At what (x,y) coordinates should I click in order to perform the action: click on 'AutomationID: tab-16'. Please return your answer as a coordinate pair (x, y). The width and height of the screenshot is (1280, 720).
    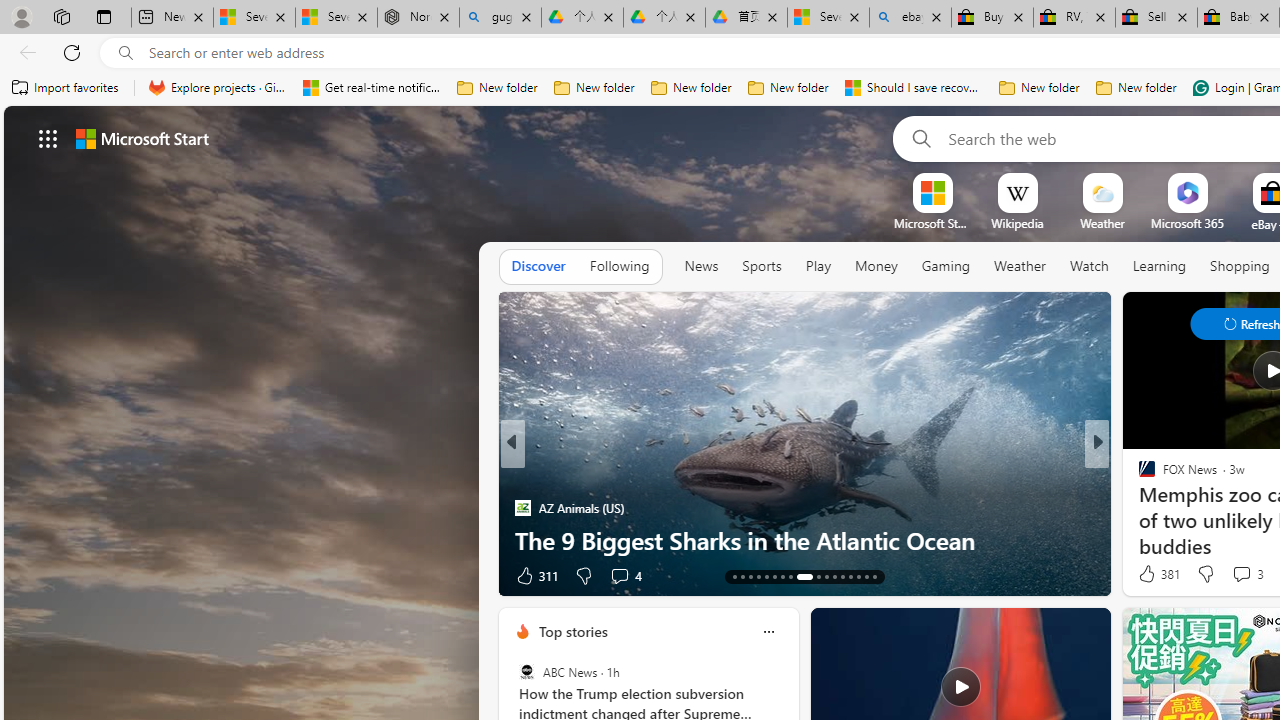
    Looking at the image, I should click on (757, 577).